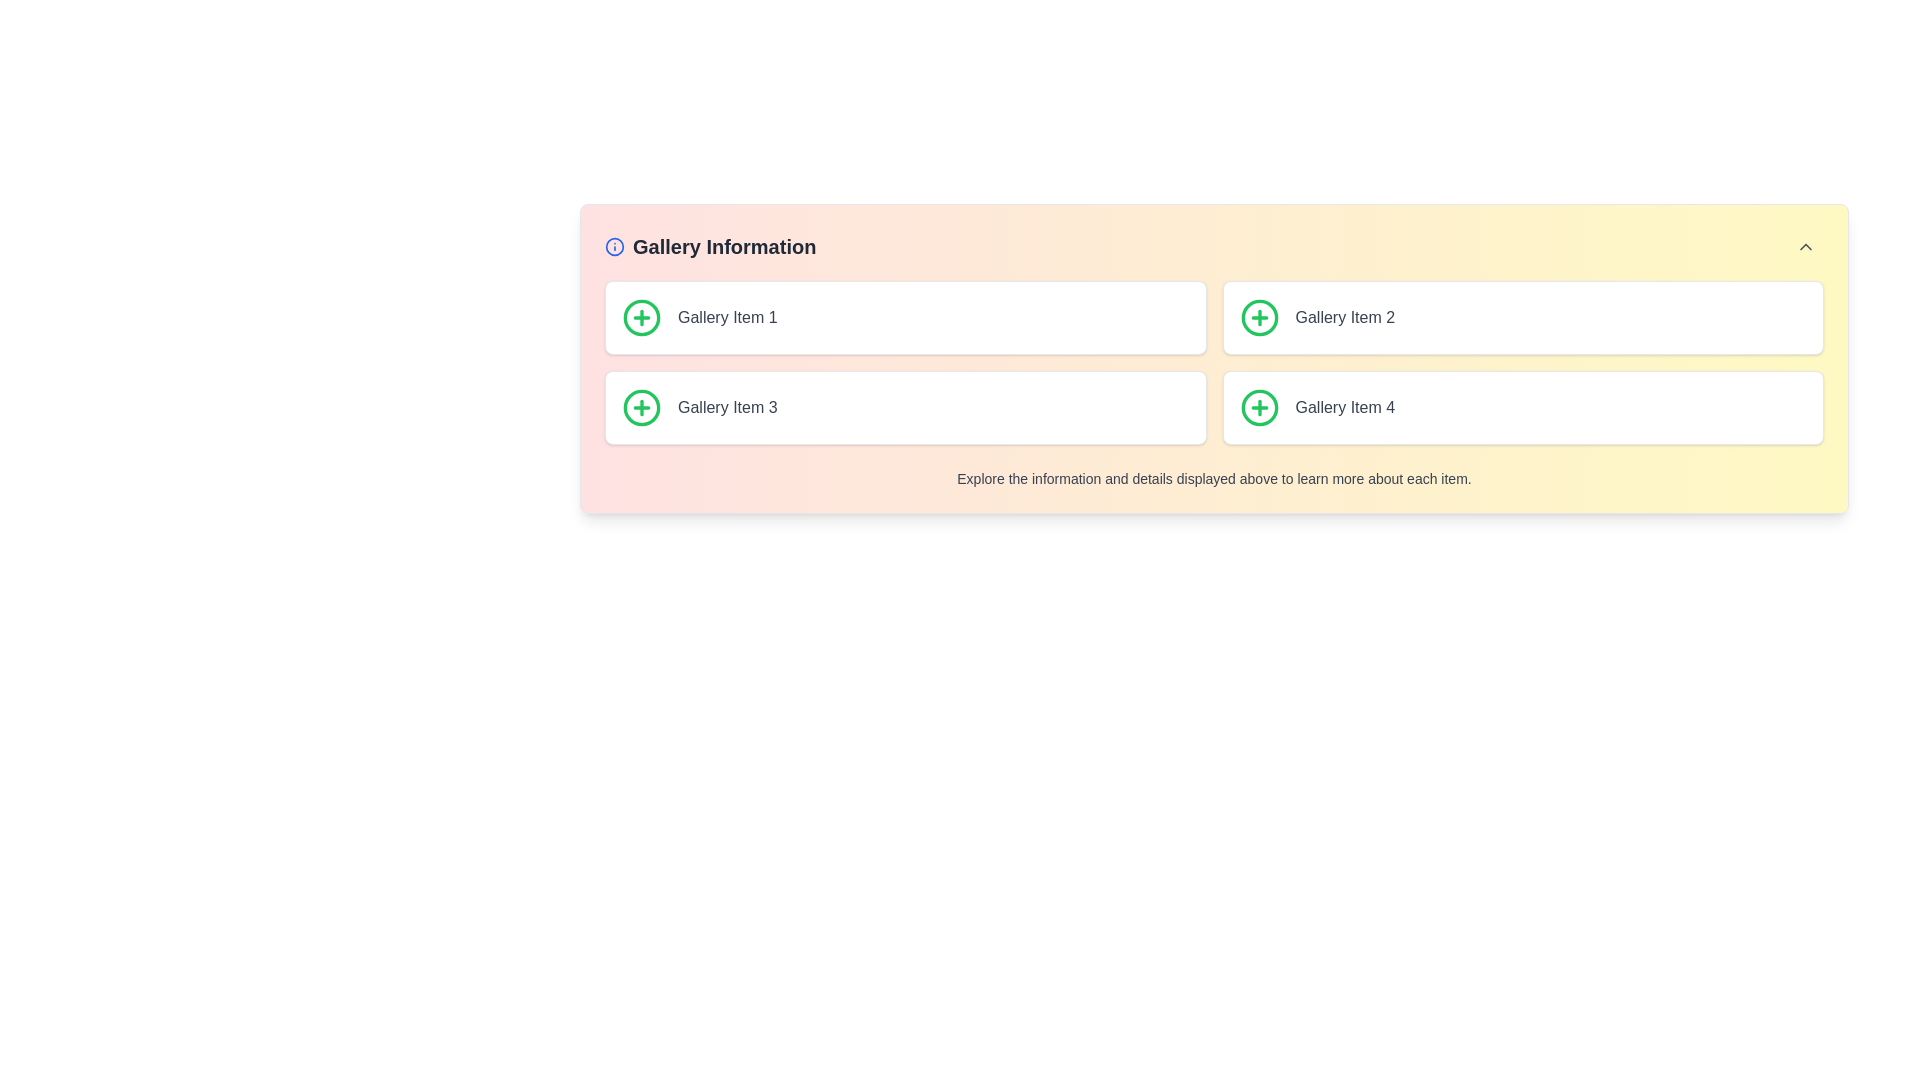 Image resolution: width=1920 pixels, height=1080 pixels. I want to click on the first gallery item card located in the top-left corner of the two-by-two grid, so click(904, 316).